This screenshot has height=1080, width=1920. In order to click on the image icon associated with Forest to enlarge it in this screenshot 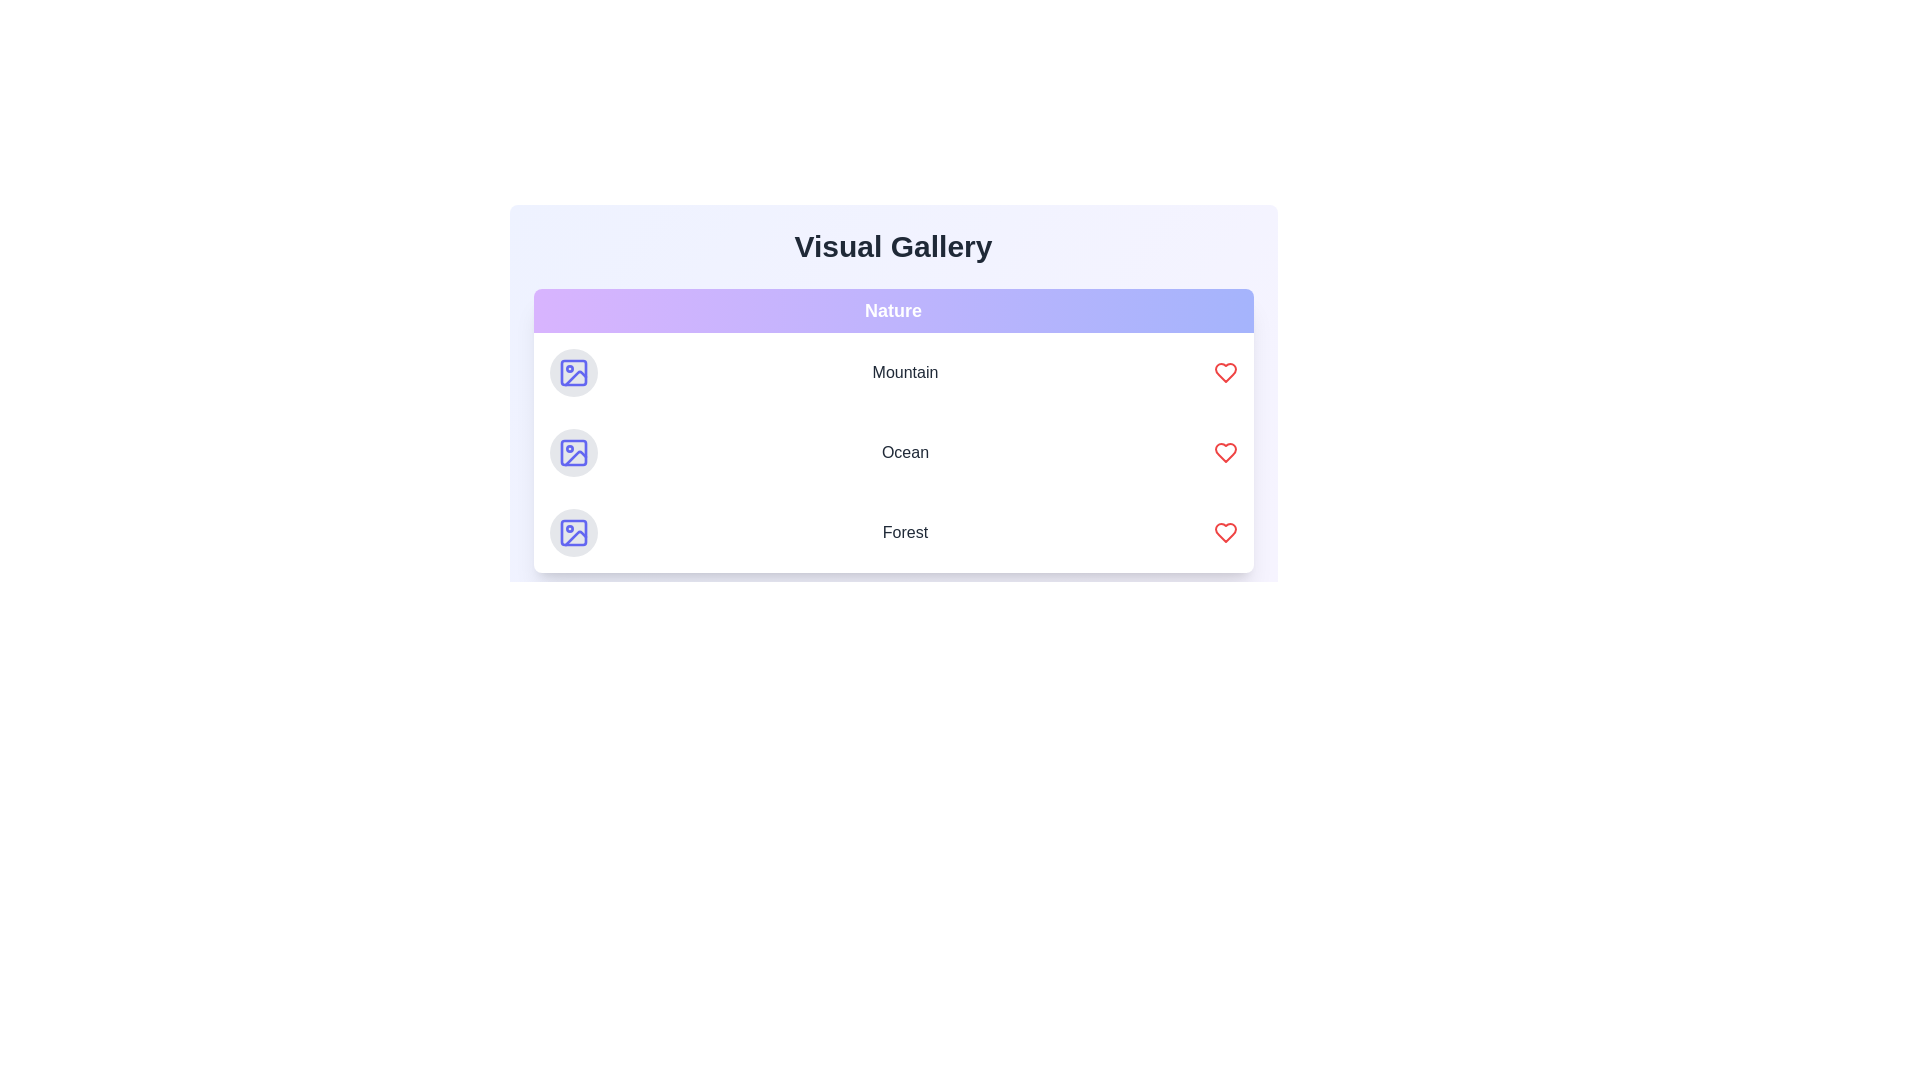, I will do `click(572, 531)`.